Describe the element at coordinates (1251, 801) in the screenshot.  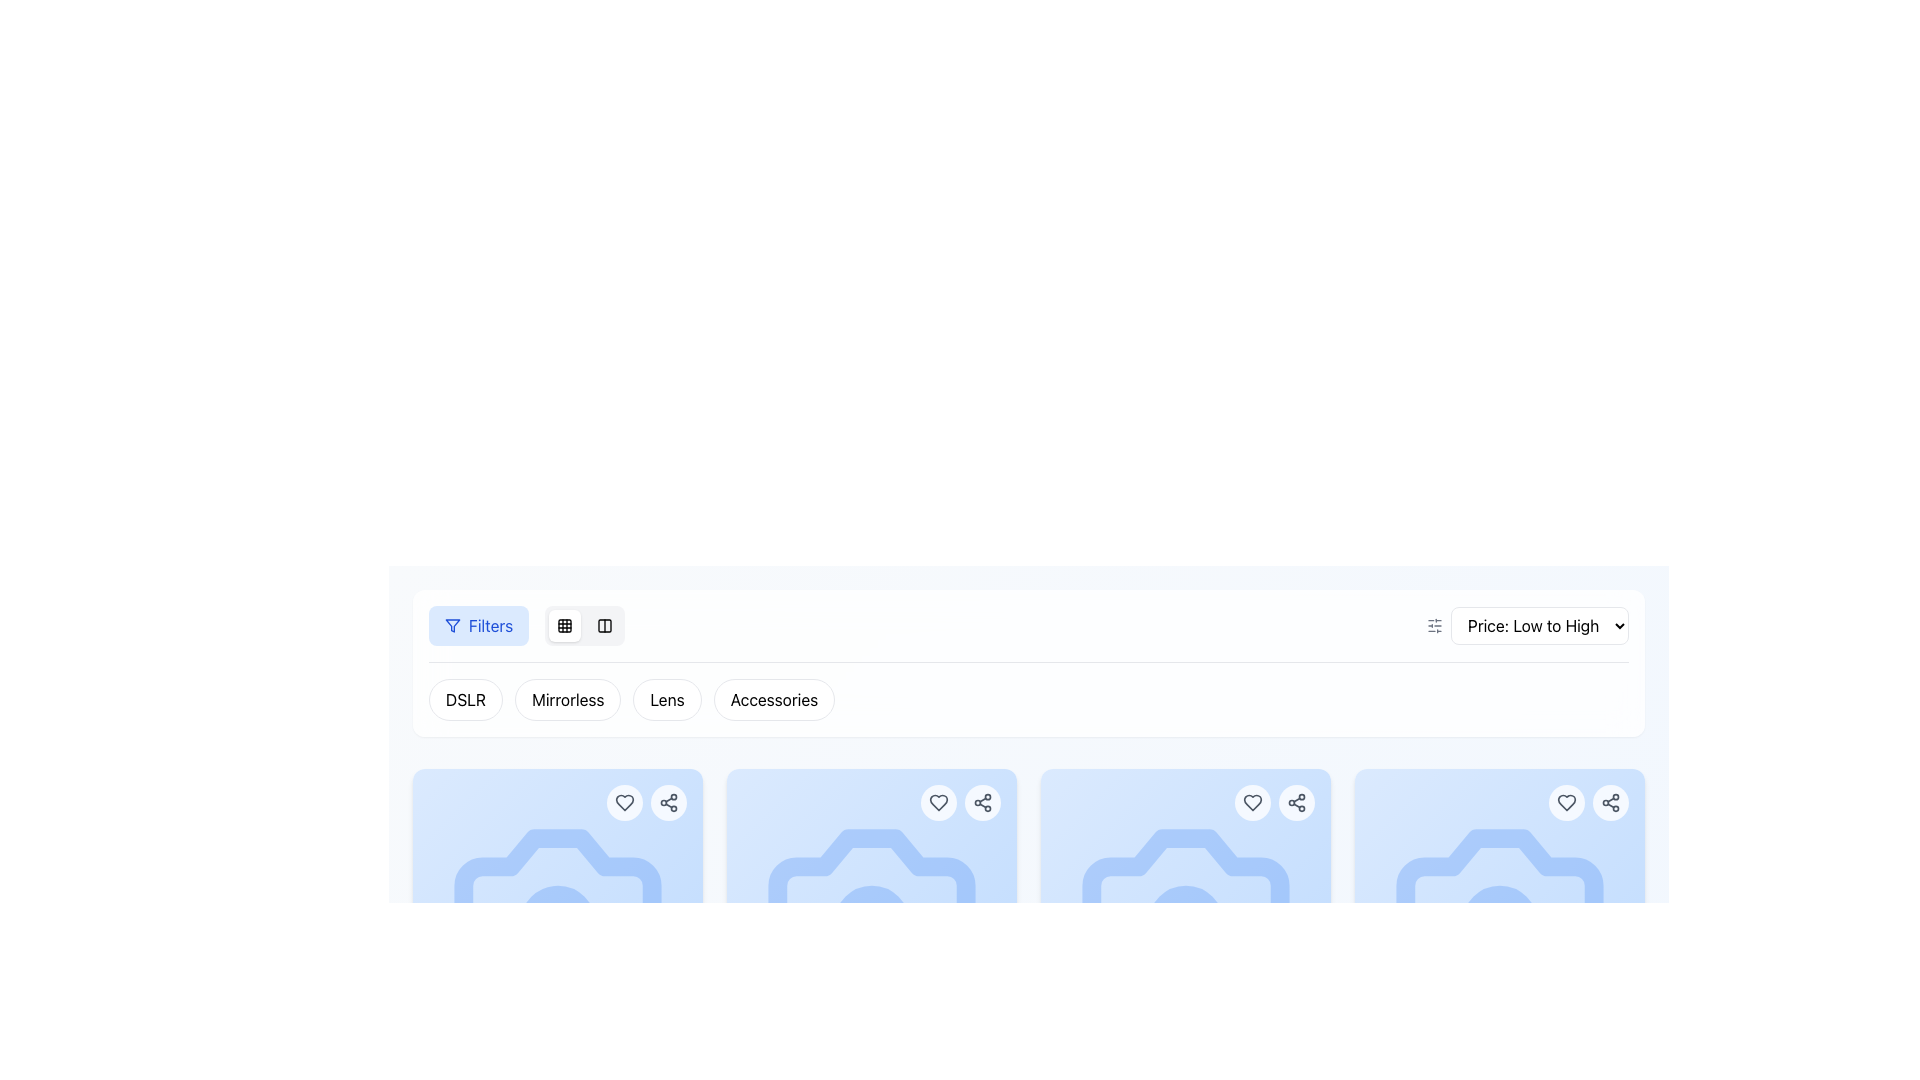
I see `the heart icon located in the top-right corner of a card element in the third column of the grid layout, which is styled with a dark gray stroke and no fill, positioned within a rounded rectangular white button` at that location.